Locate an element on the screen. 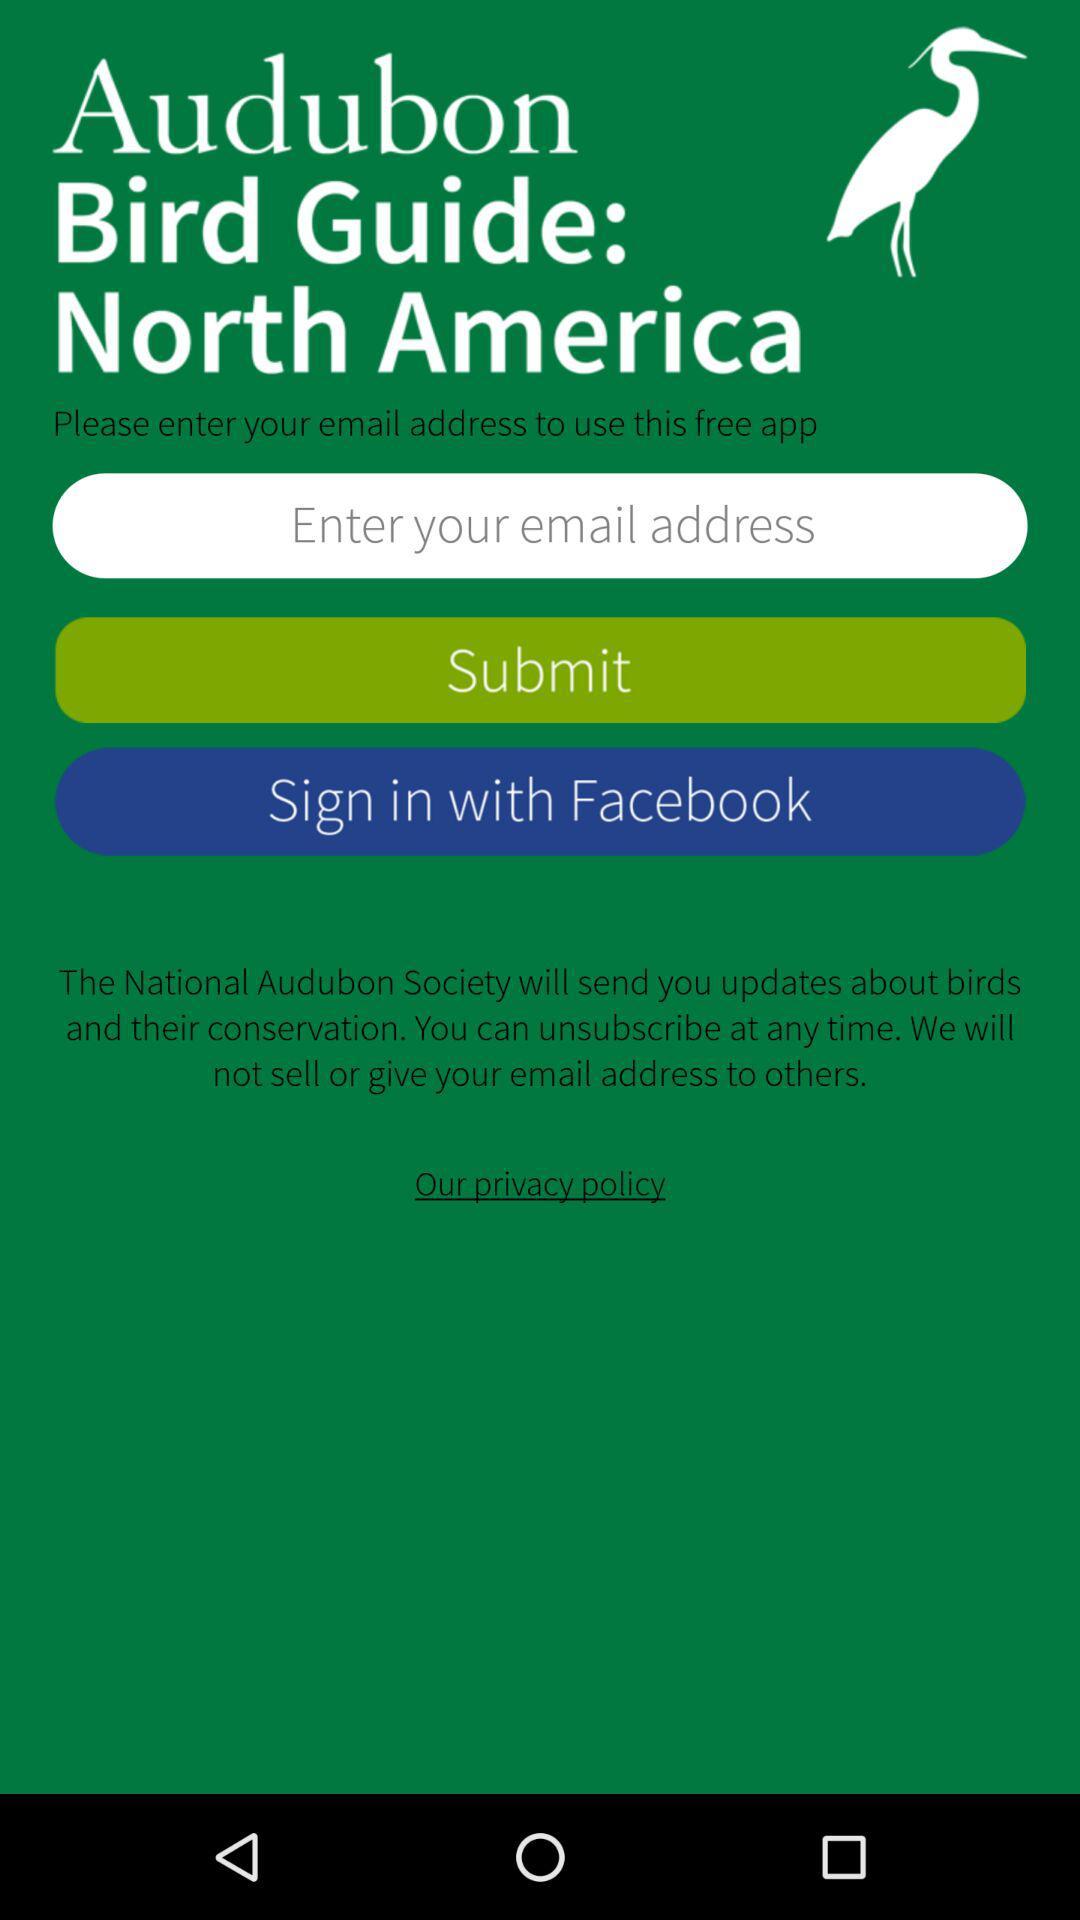  submit email address is located at coordinates (540, 670).